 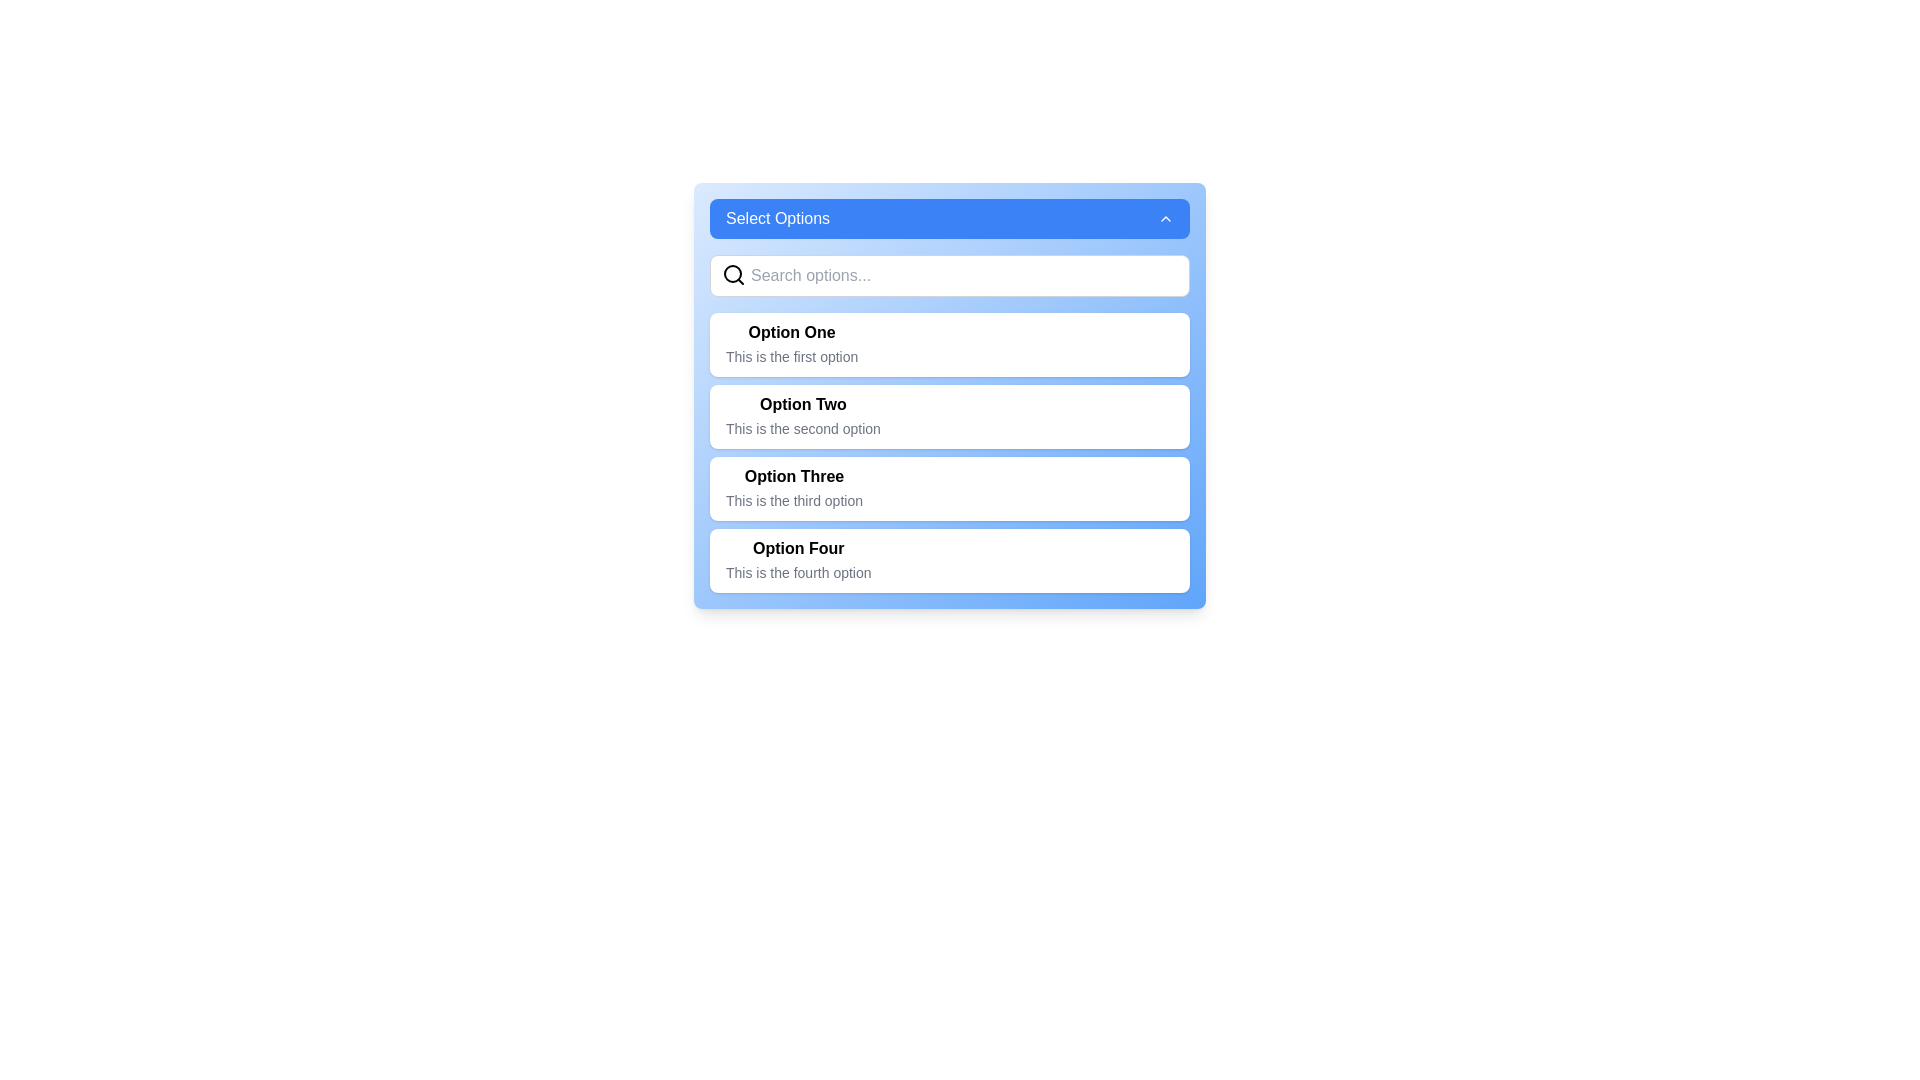 I want to click on the descriptive text label that clarifies the intent of the third option in the dropdown menu, located below 'Option Three', so click(x=793, y=500).